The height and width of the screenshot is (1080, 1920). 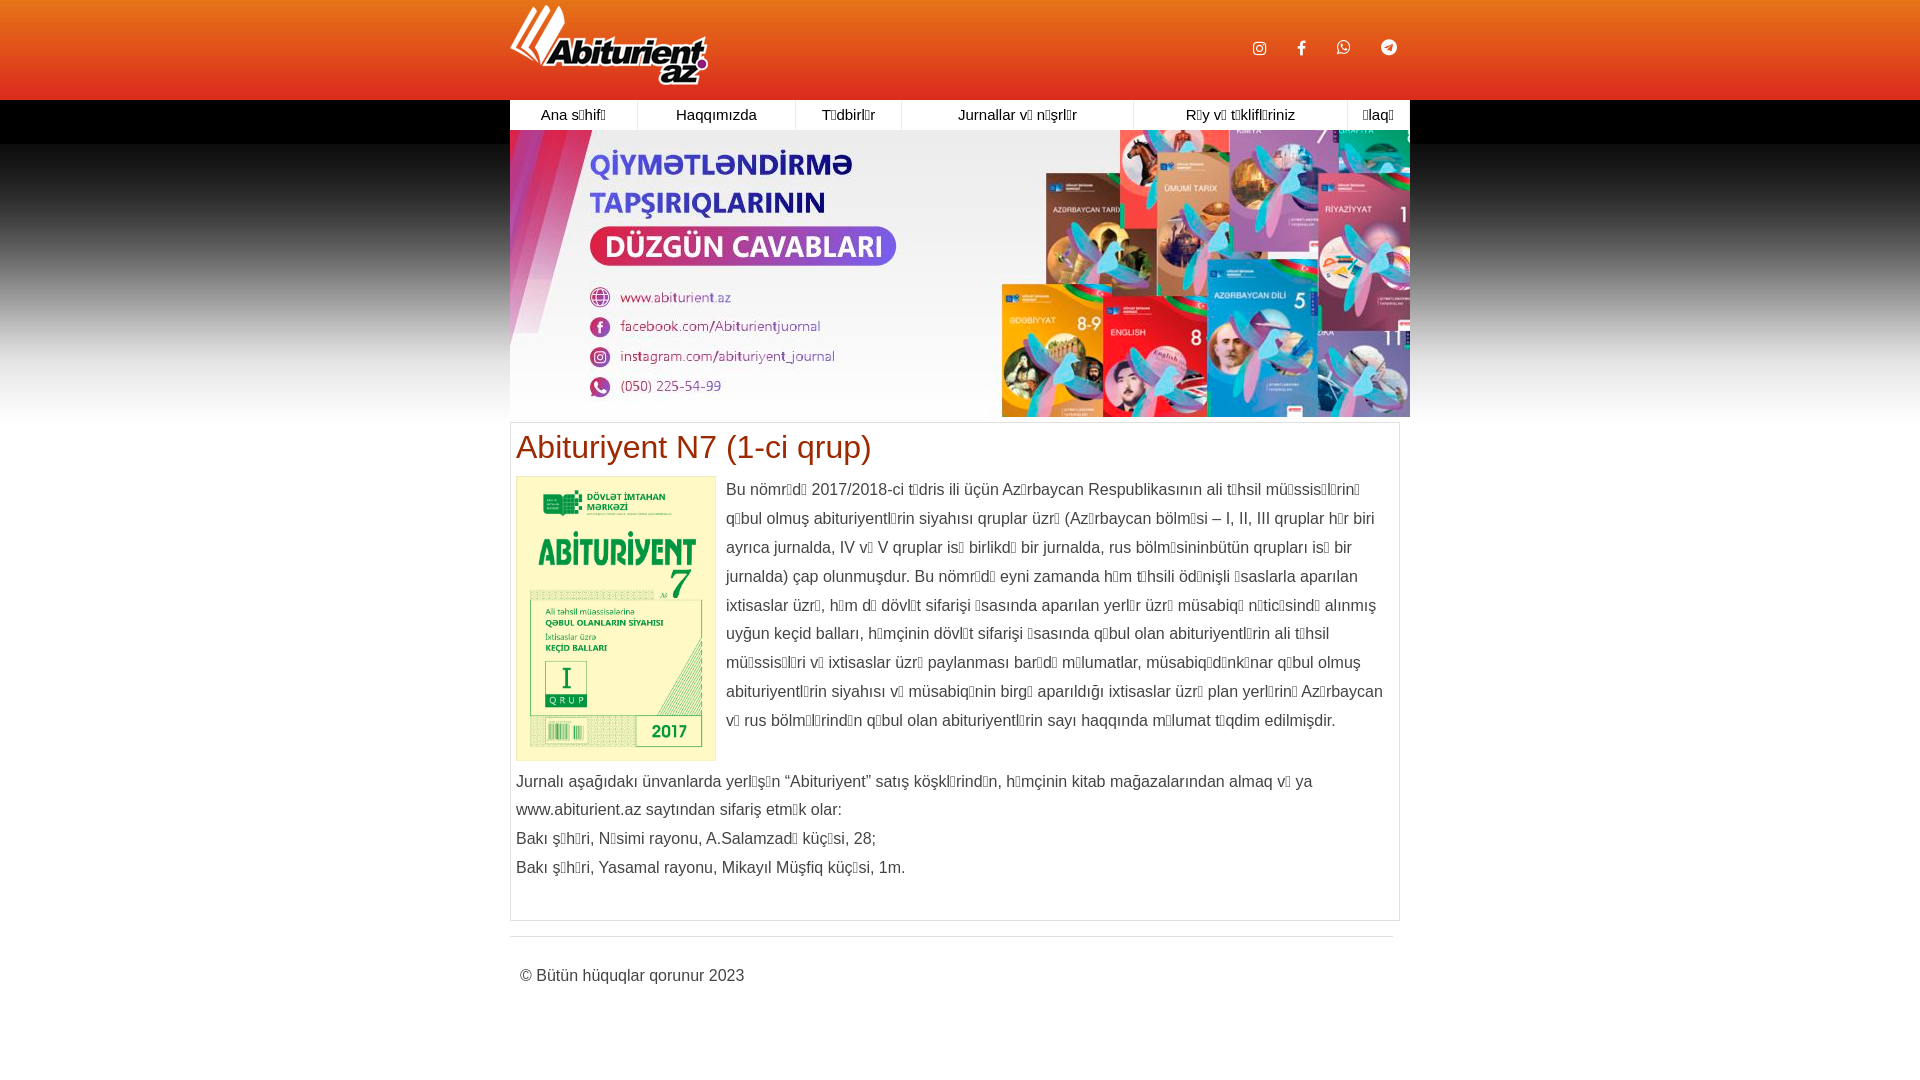 What do you see at coordinates (1258, 48) in the screenshot?
I see `'Instagram'` at bounding box center [1258, 48].